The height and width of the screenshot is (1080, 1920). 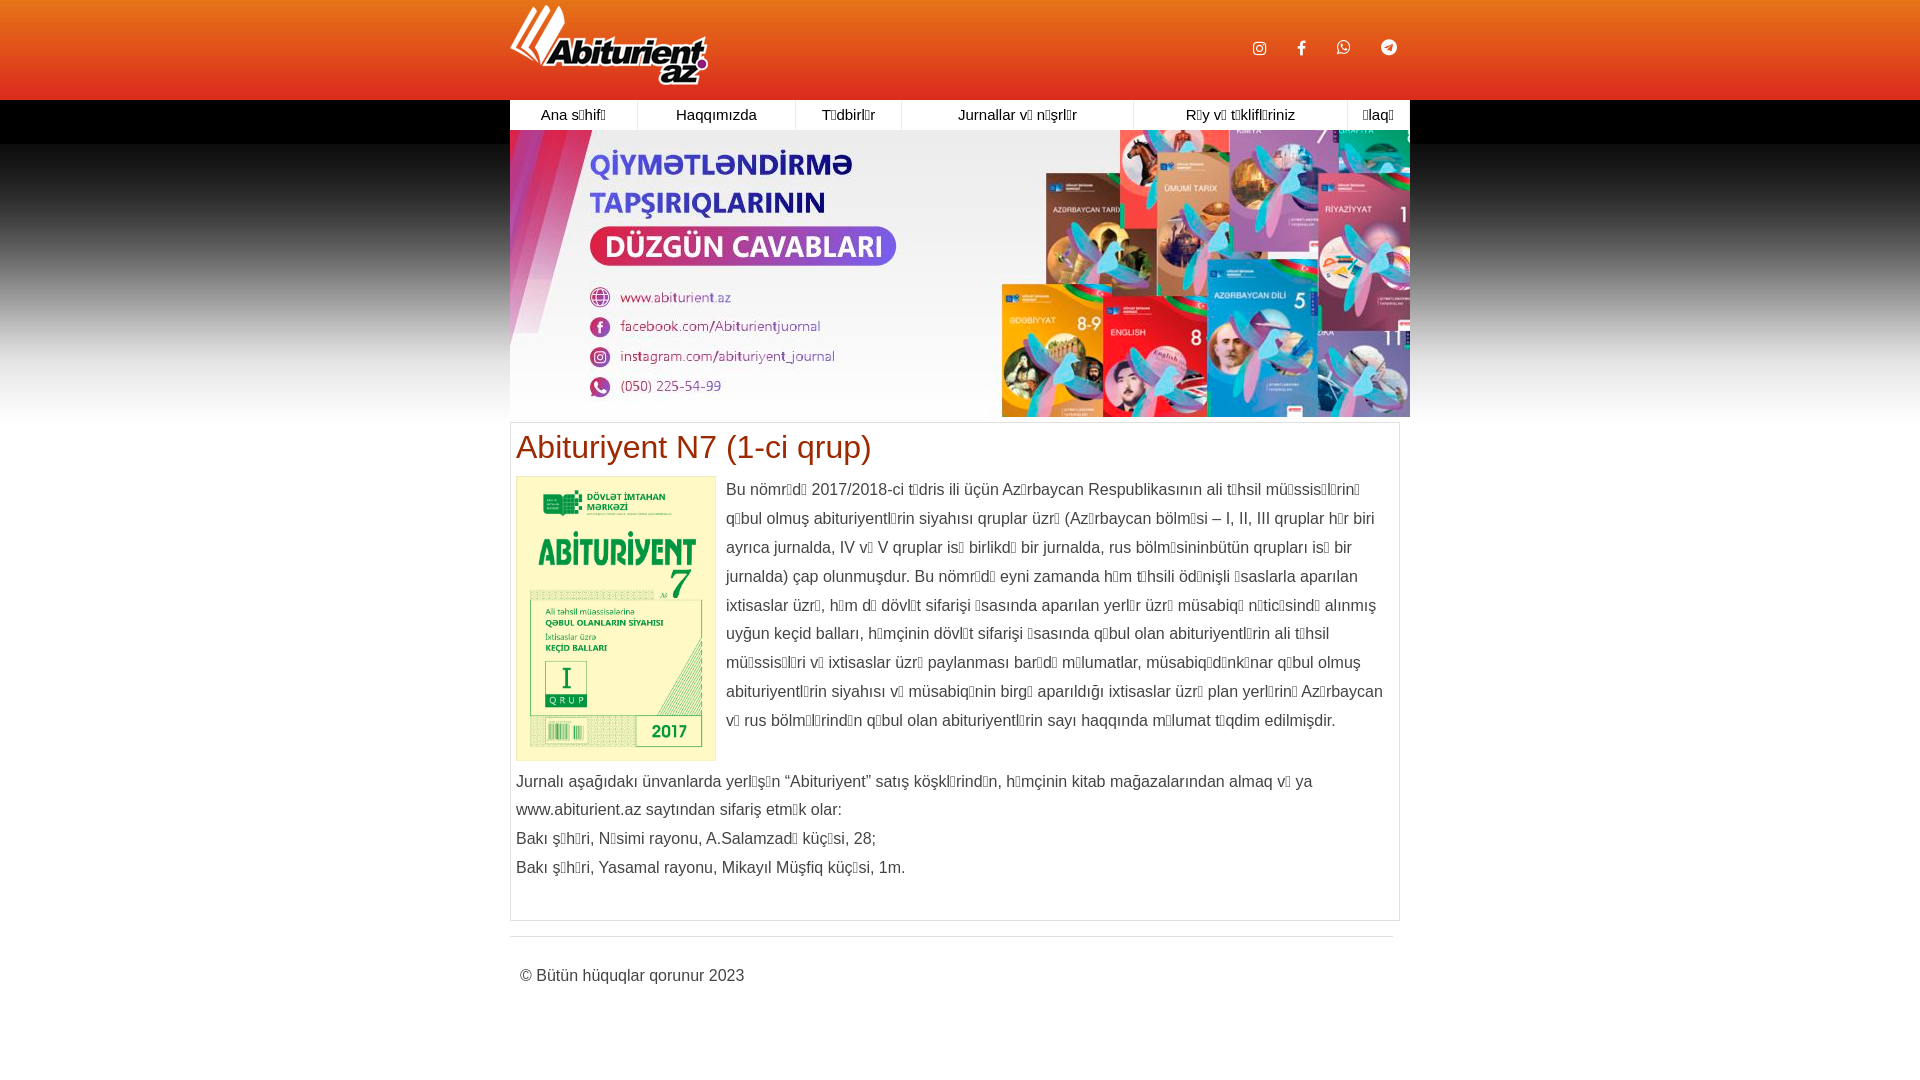 What do you see at coordinates (1258, 48) in the screenshot?
I see `'Instagram'` at bounding box center [1258, 48].